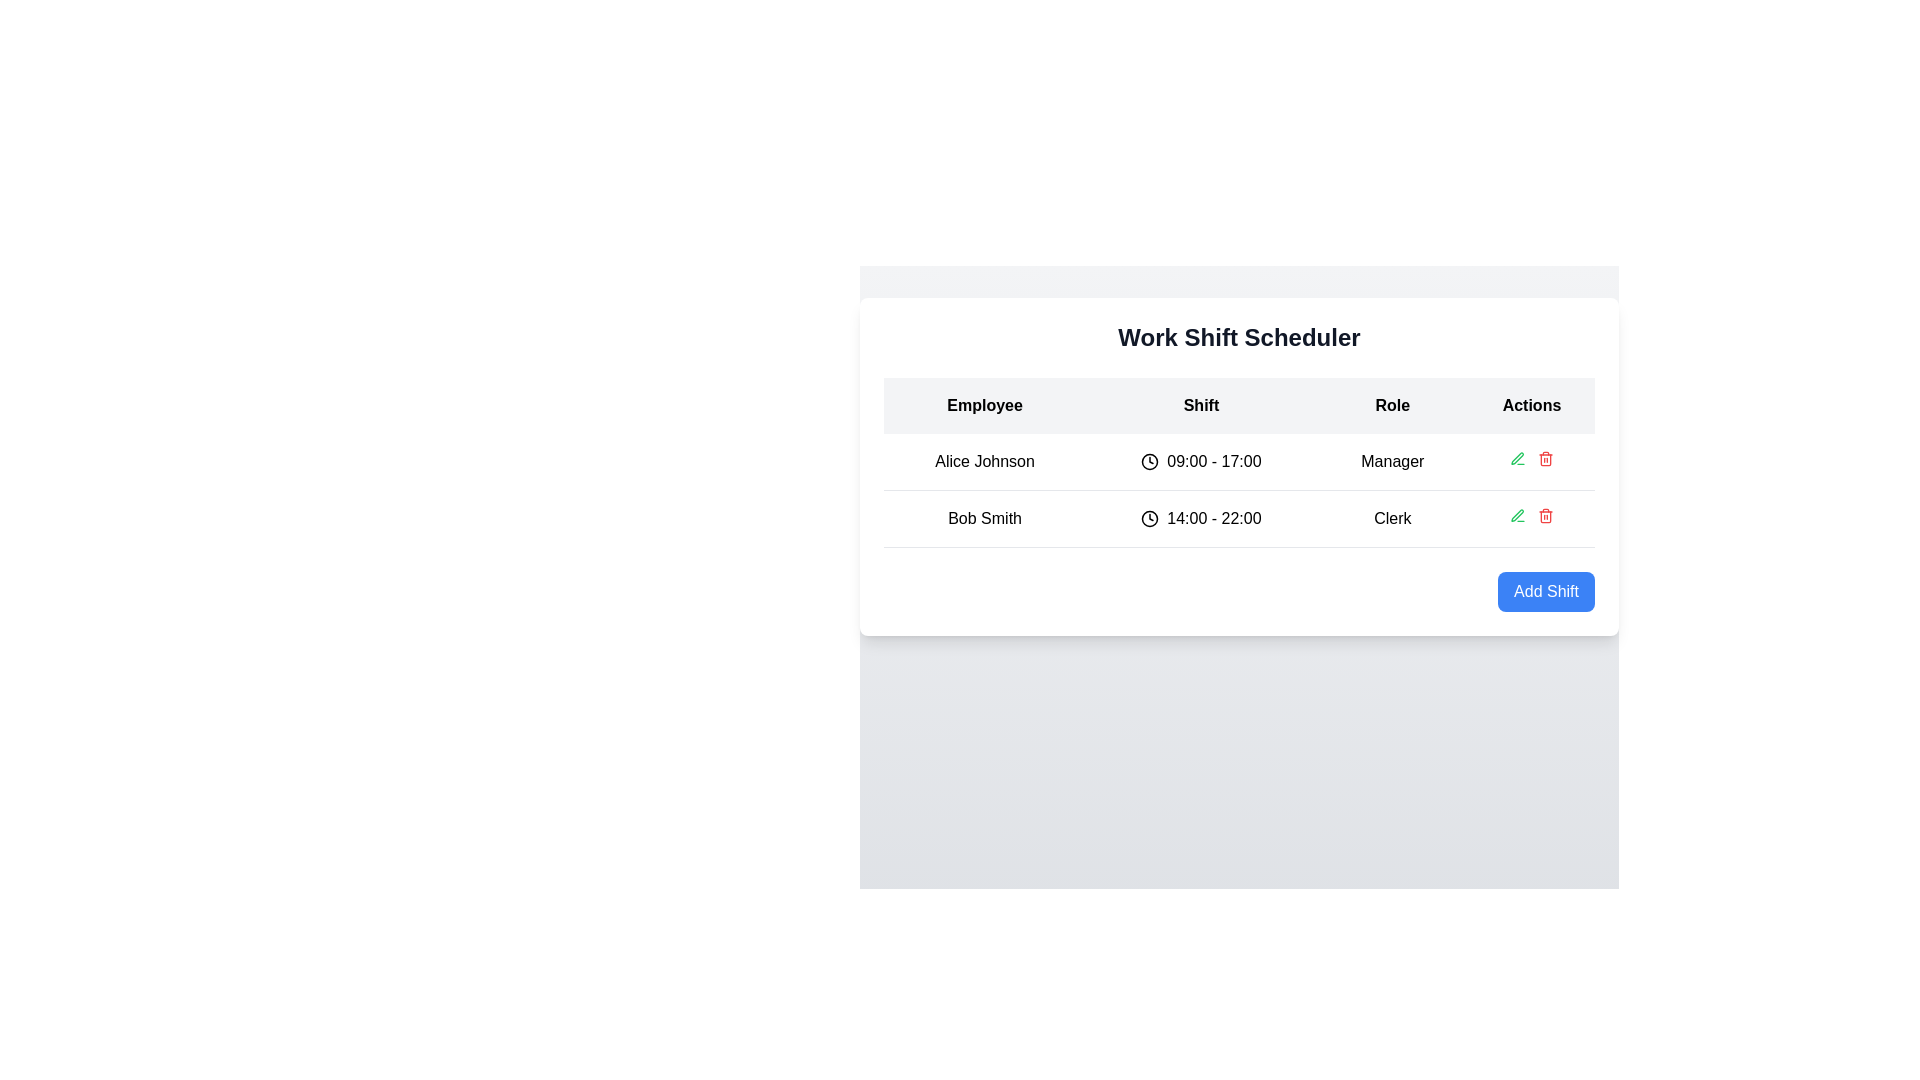  Describe the element at coordinates (1517, 514) in the screenshot. I see `the small green pen icon in the Actions column of the second row in the 'Work Shift Scheduler' table` at that location.